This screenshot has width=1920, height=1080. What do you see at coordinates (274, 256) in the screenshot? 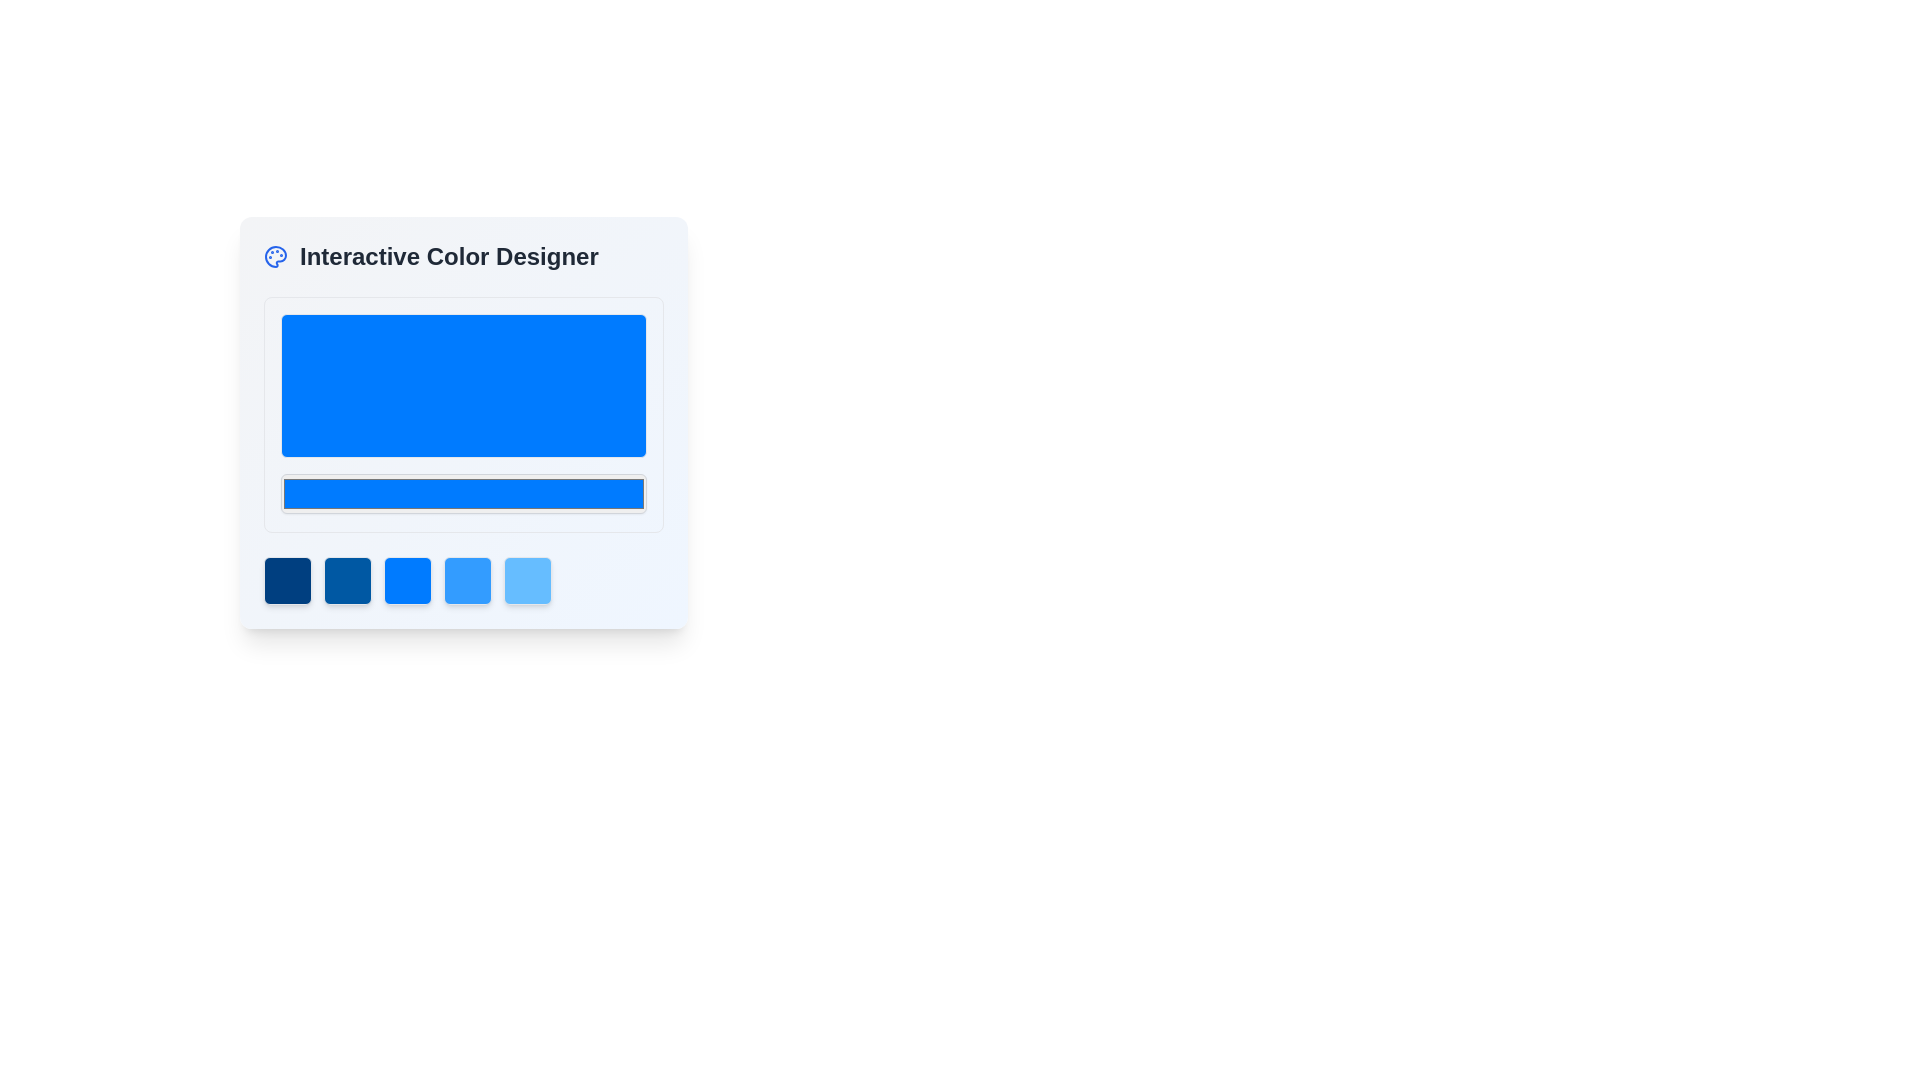
I see `the painter's palette icon, which is located to the left of the text 'Interactive Color Designer'` at bounding box center [274, 256].